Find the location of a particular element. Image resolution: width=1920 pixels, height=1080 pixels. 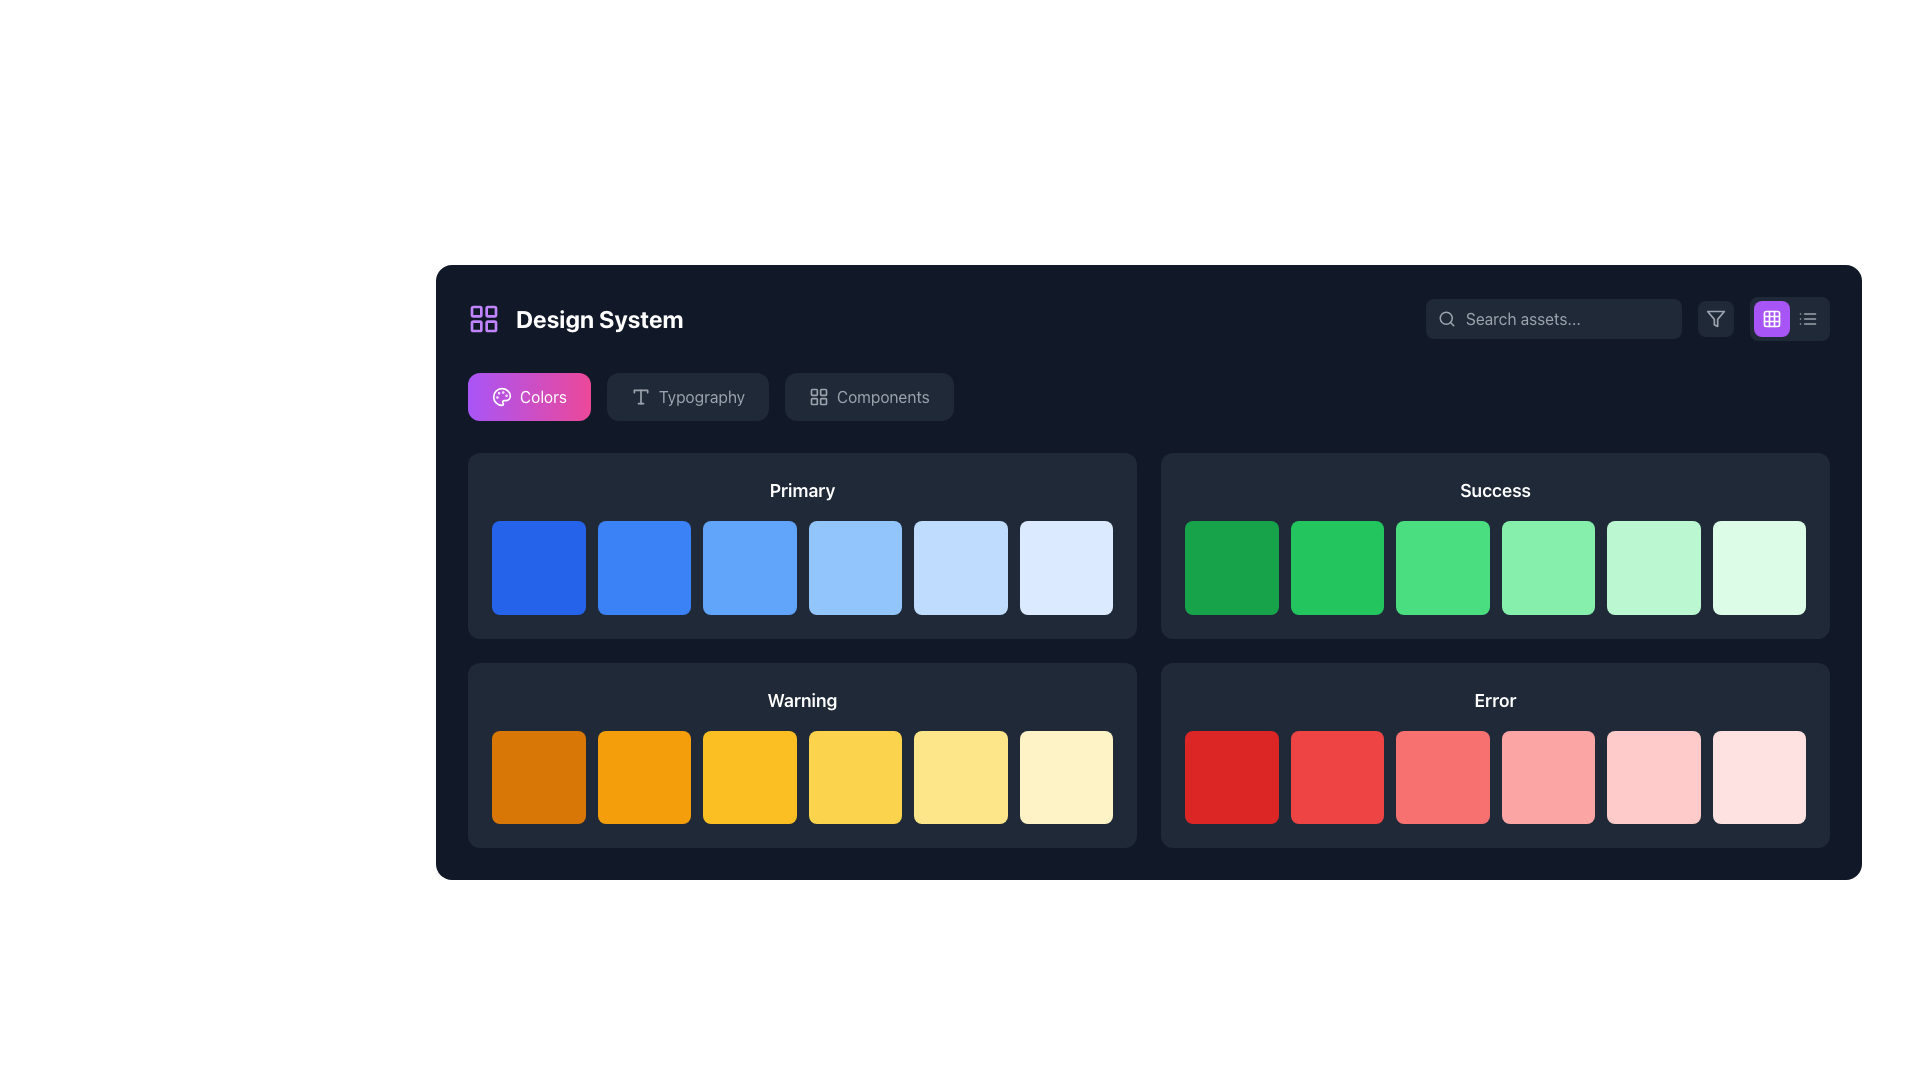

the SVG-based icon representing the Components button, located to the left of the text 'Components' in the top-right section of the pane under 'Design System' is located at coordinates (819, 397).